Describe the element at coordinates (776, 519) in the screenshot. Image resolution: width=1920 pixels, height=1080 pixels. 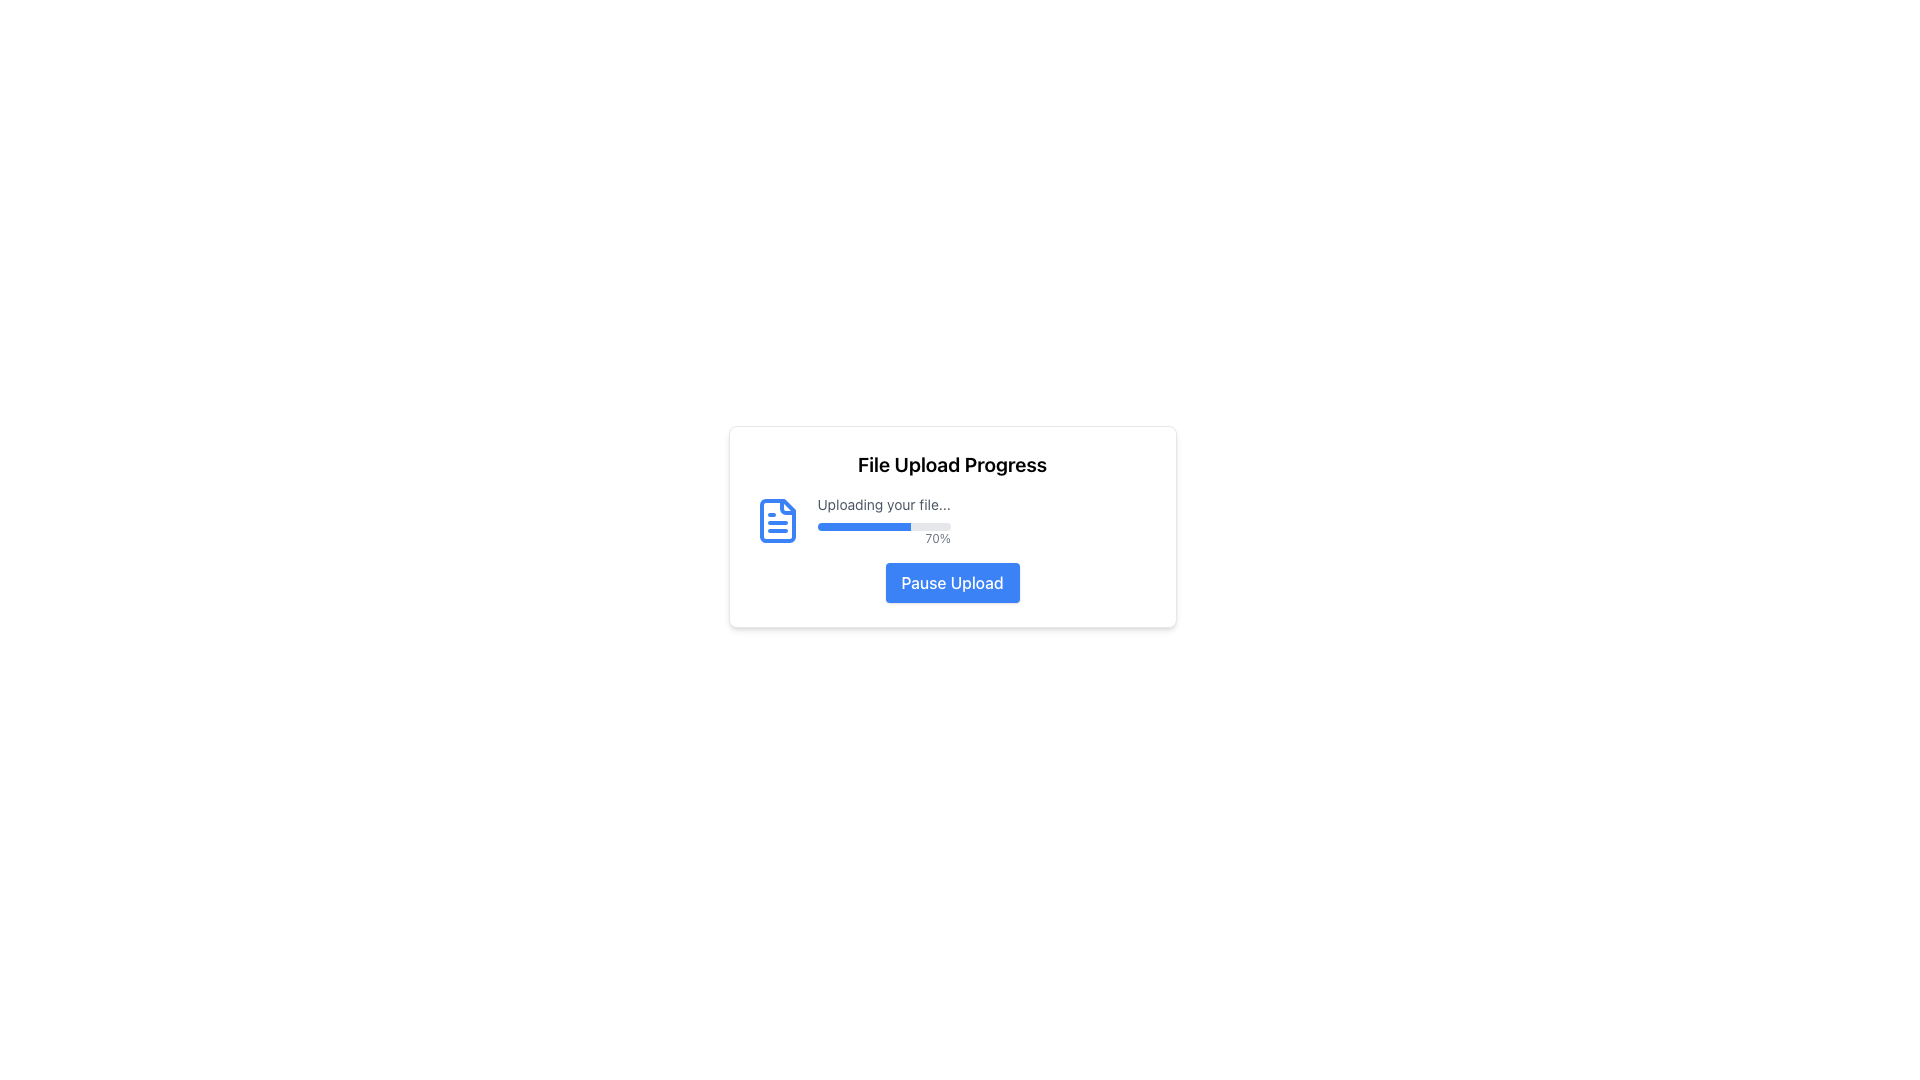
I see `the blue file icon located to the left of the text 'Uploading your file...' in the 'File Upload Progress' dialog box` at that location.